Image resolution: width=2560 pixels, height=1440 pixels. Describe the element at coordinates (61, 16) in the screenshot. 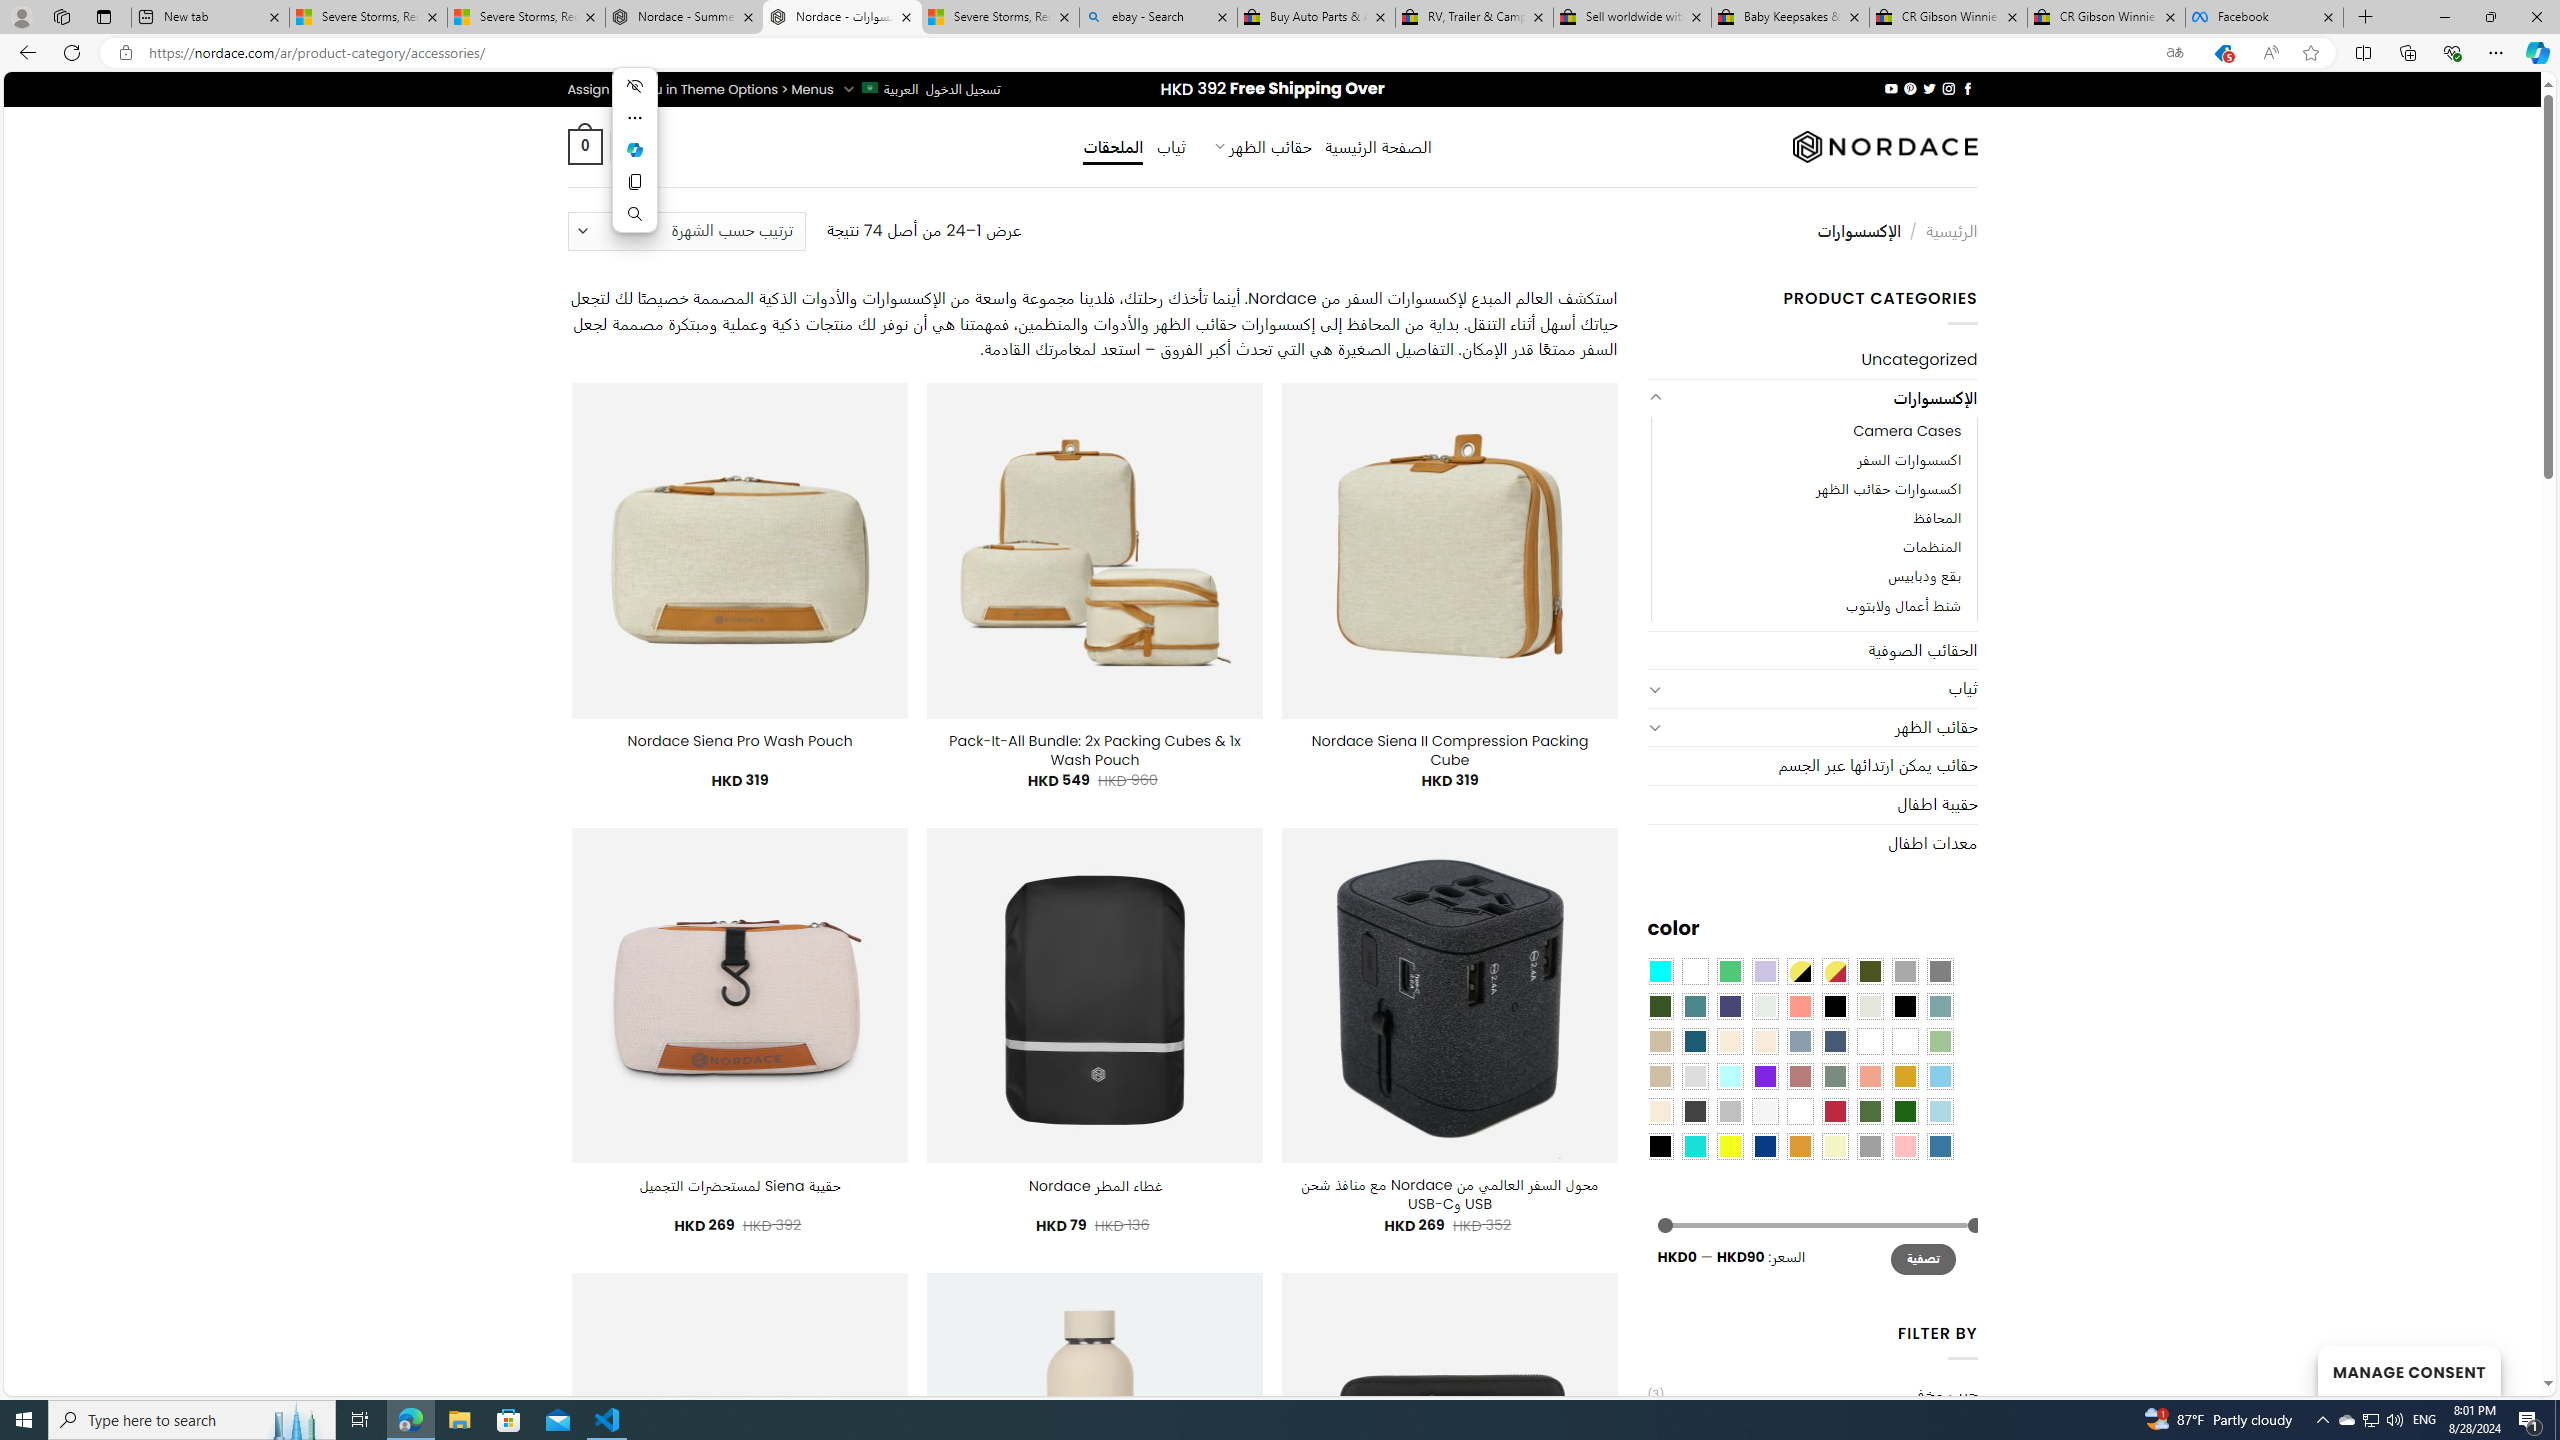

I see `'Workspaces'` at that location.